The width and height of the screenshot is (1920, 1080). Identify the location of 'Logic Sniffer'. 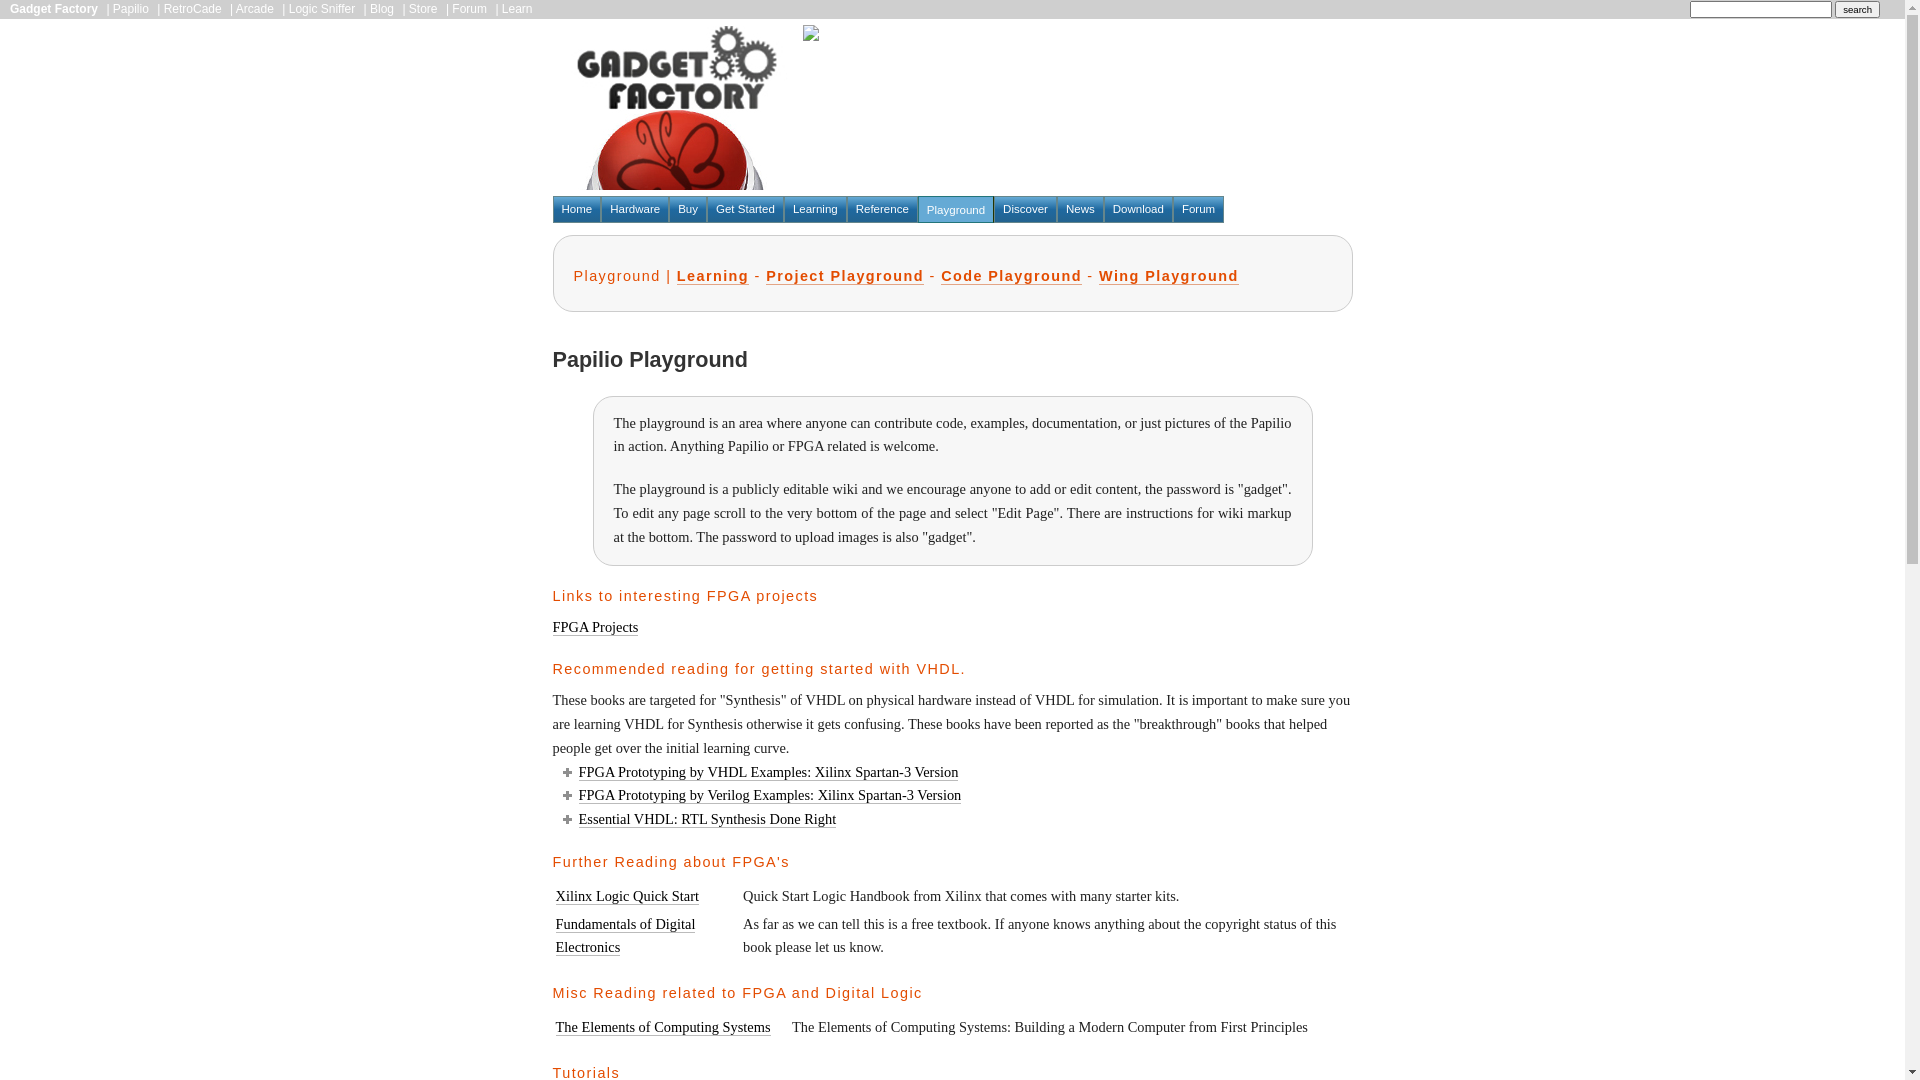
(287, 8).